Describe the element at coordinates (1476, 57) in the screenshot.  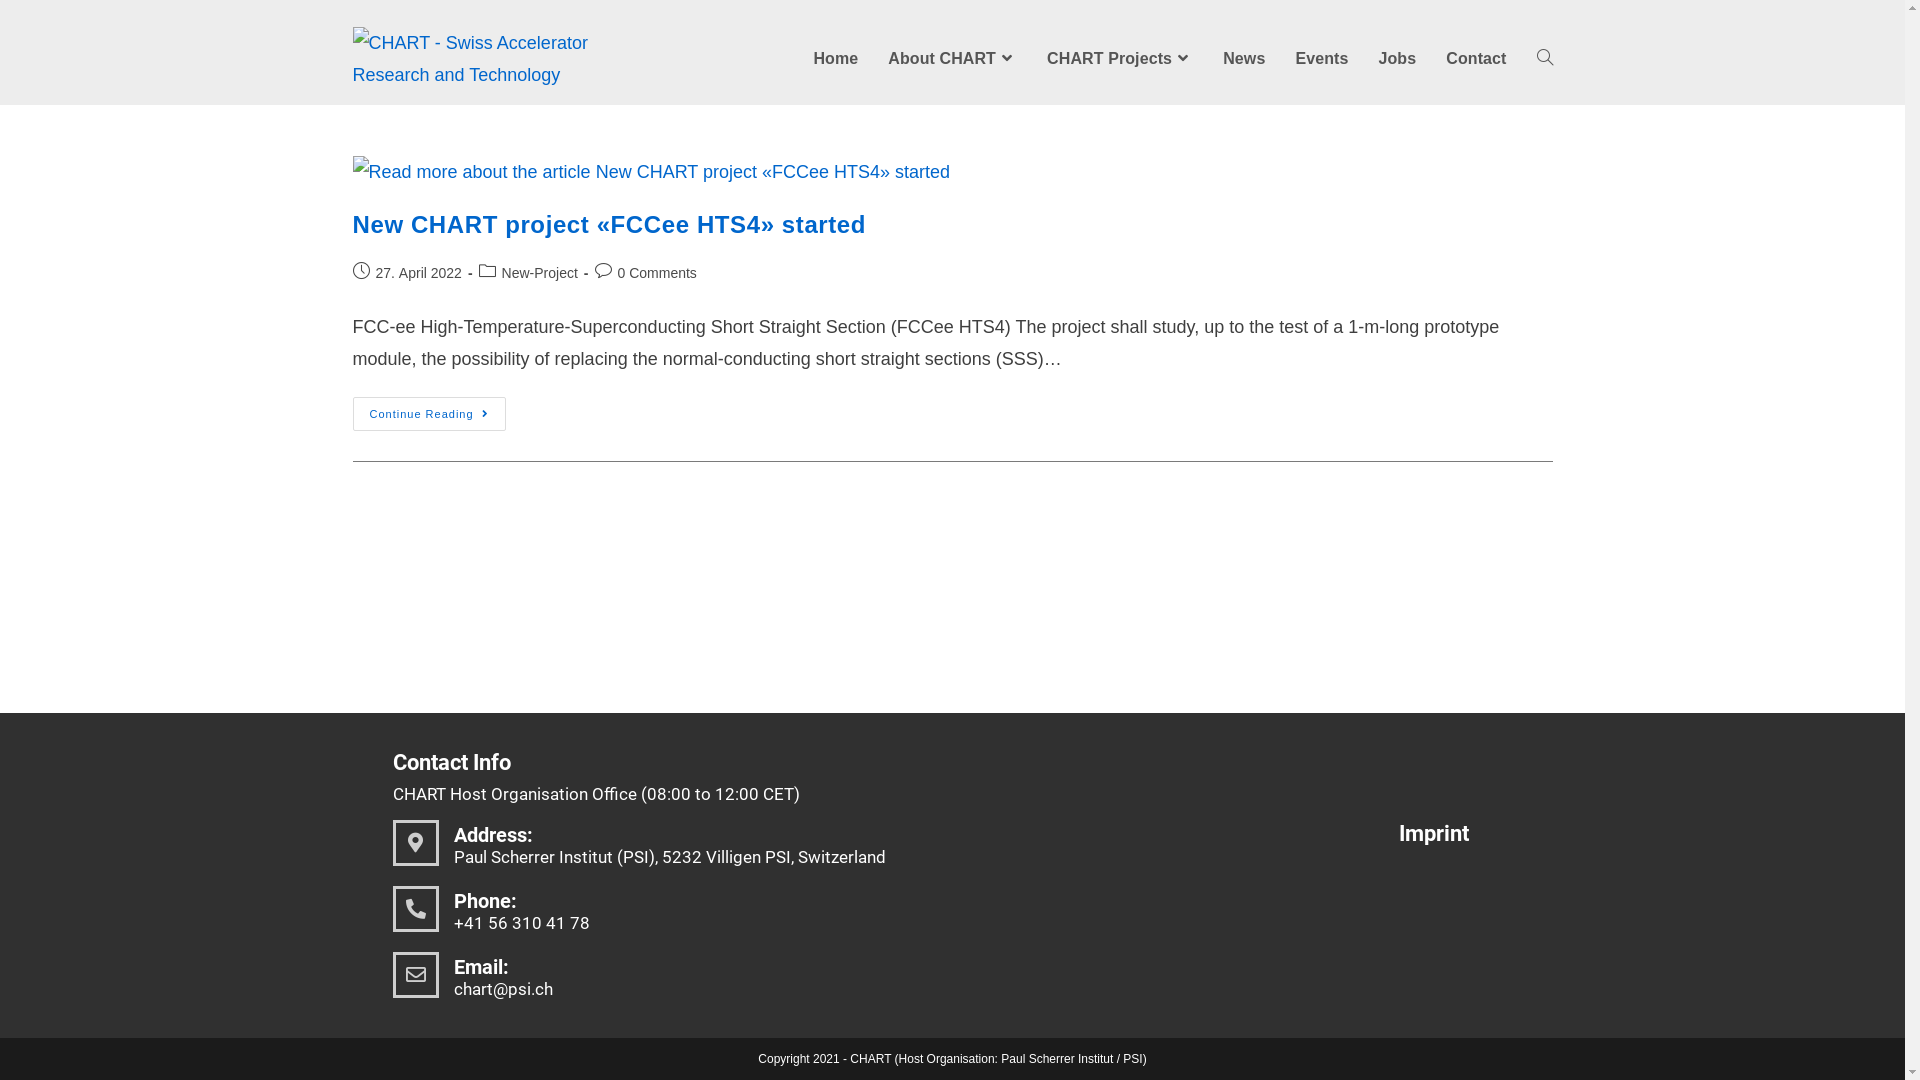
I see `'Contact'` at that location.